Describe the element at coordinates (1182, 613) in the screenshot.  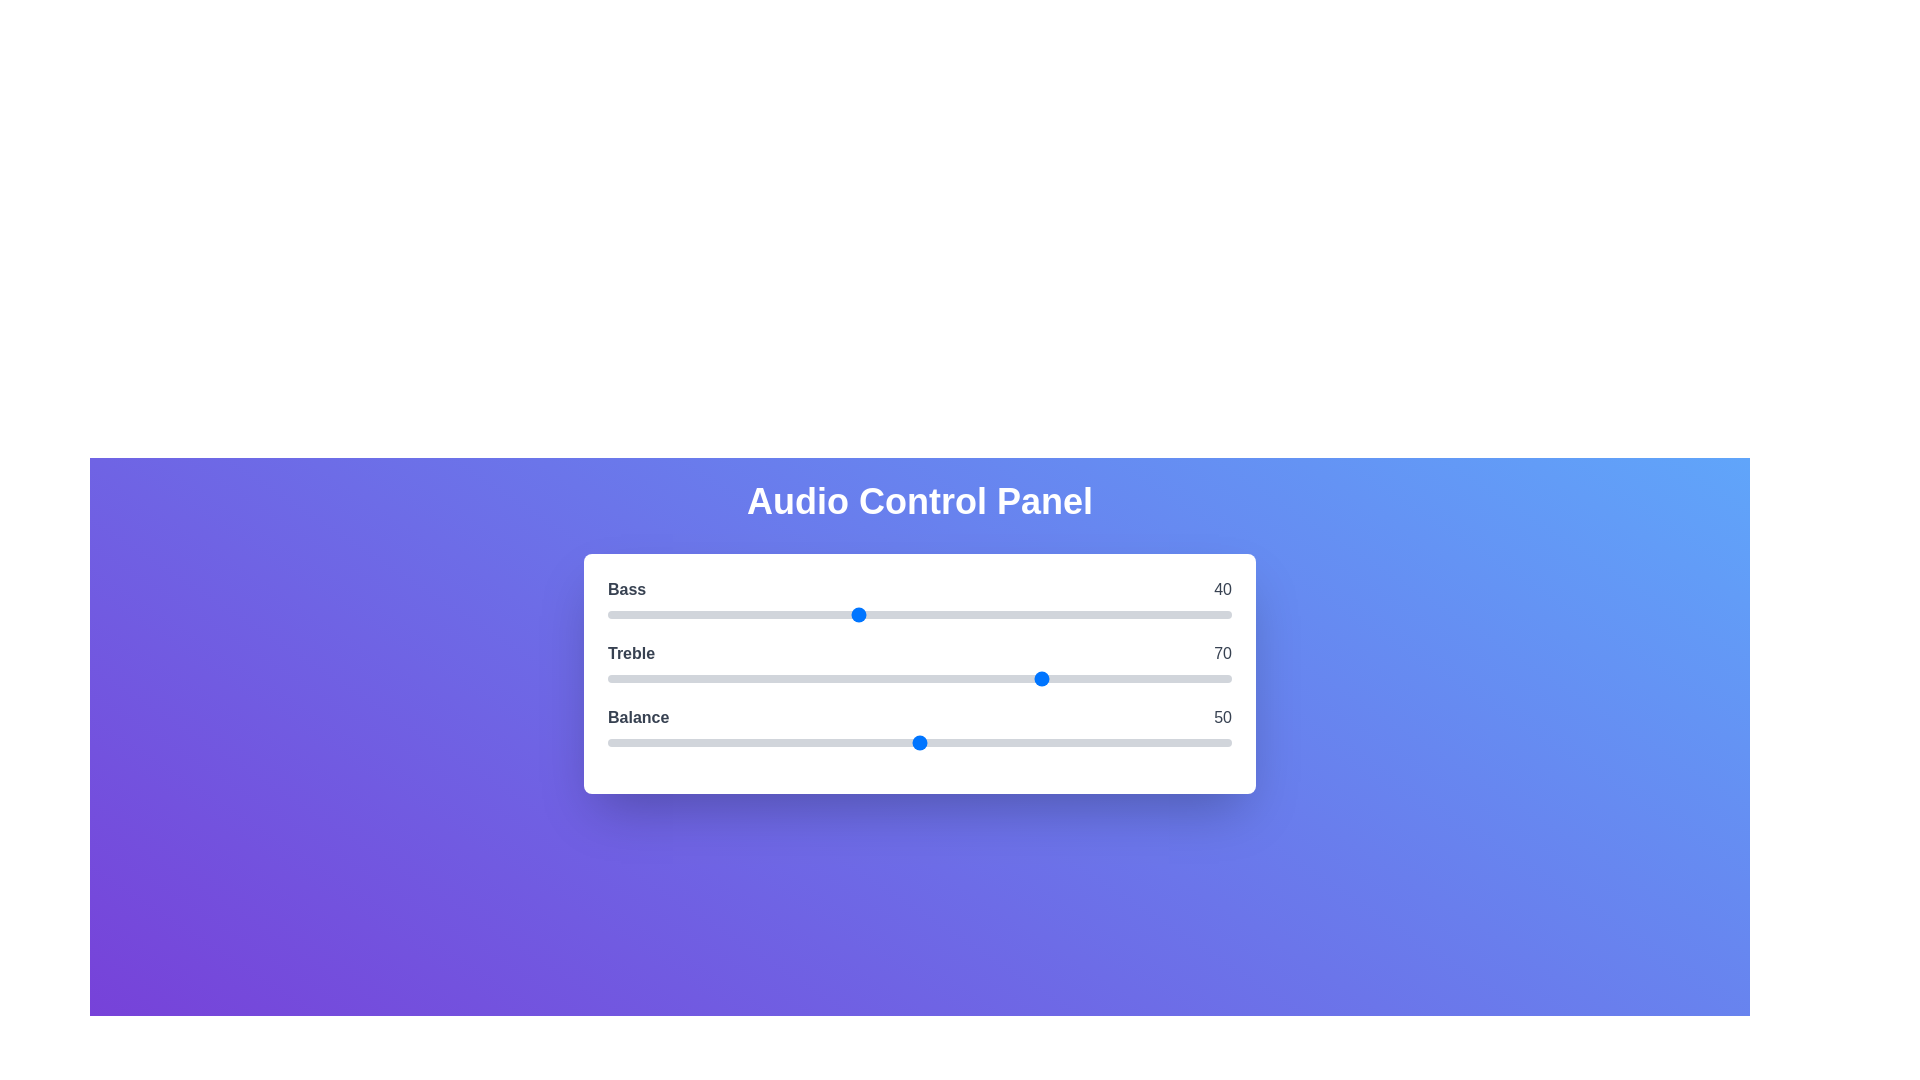
I see `the 0 slider to 92` at that location.